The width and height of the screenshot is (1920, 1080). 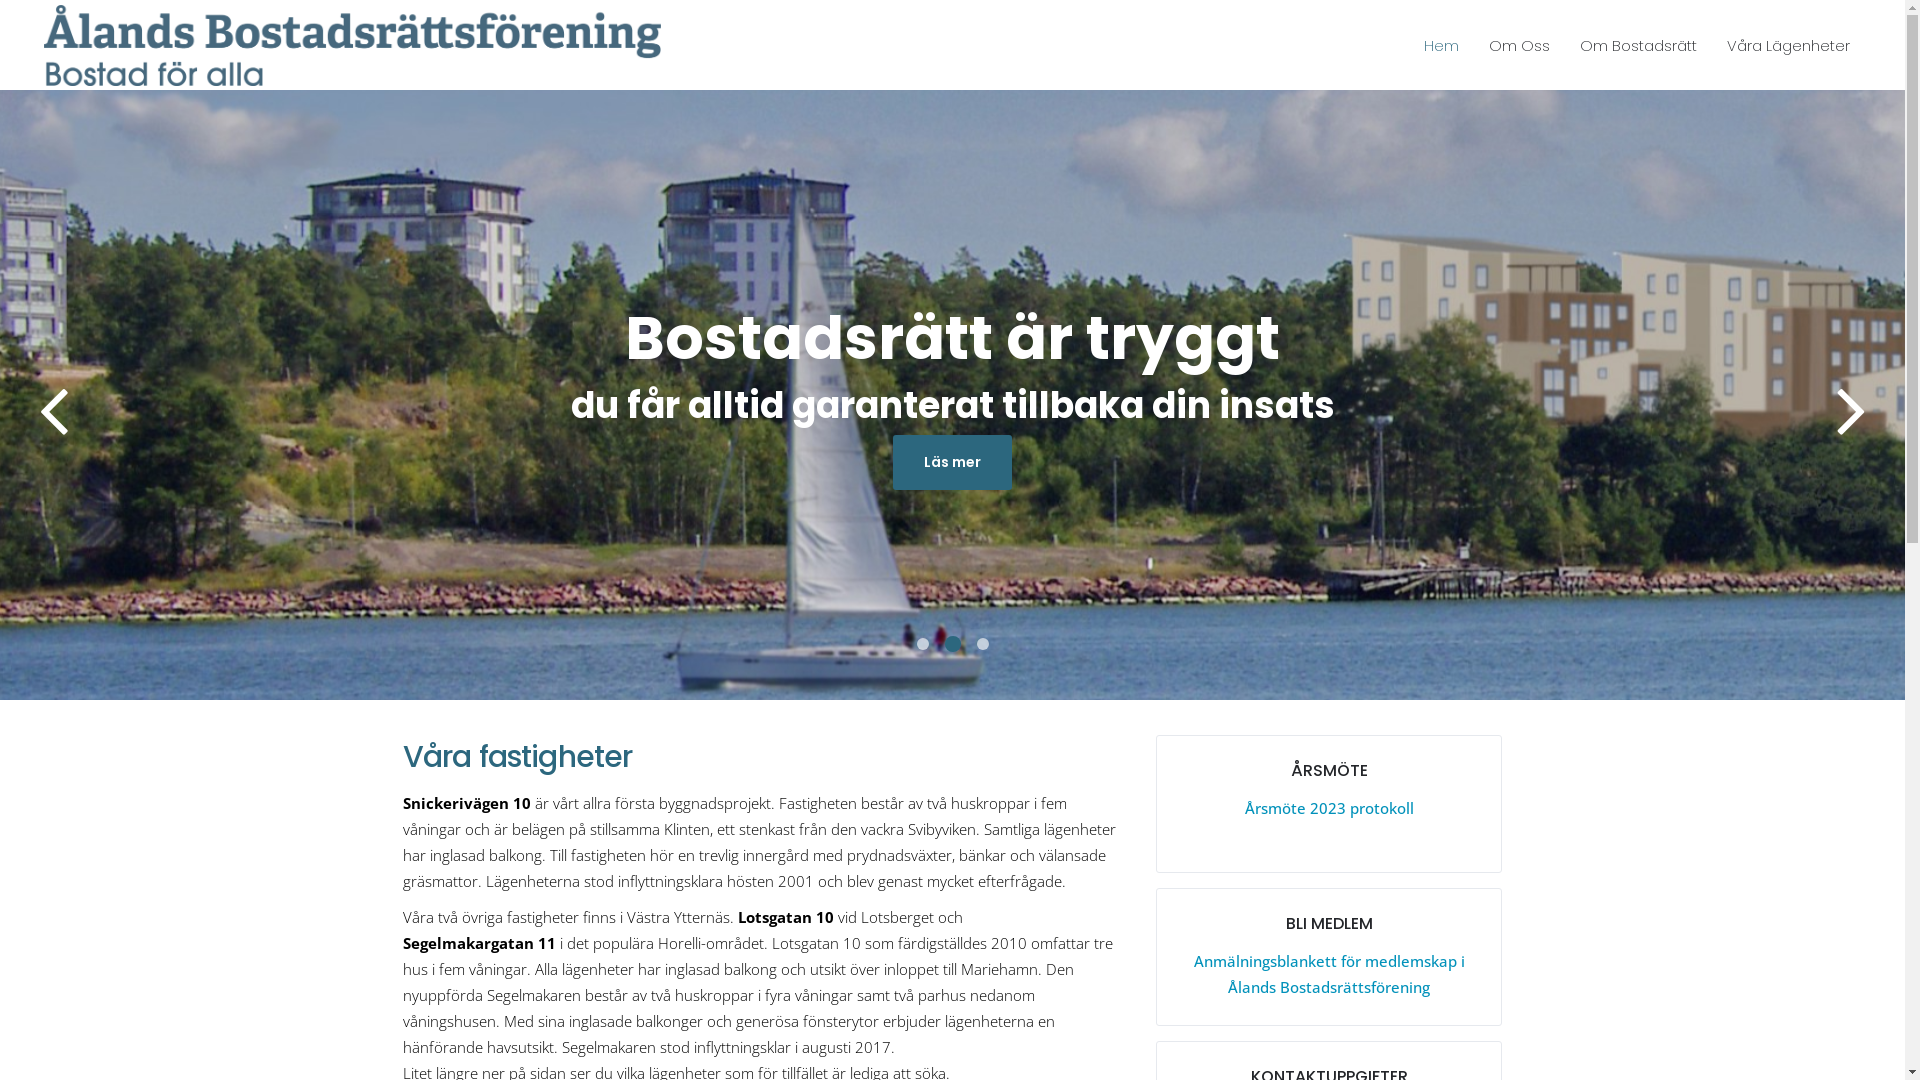 What do you see at coordinates (1408, 45) in the screenshot?
I see `'Hem'` at bounding box center [1408, 45].